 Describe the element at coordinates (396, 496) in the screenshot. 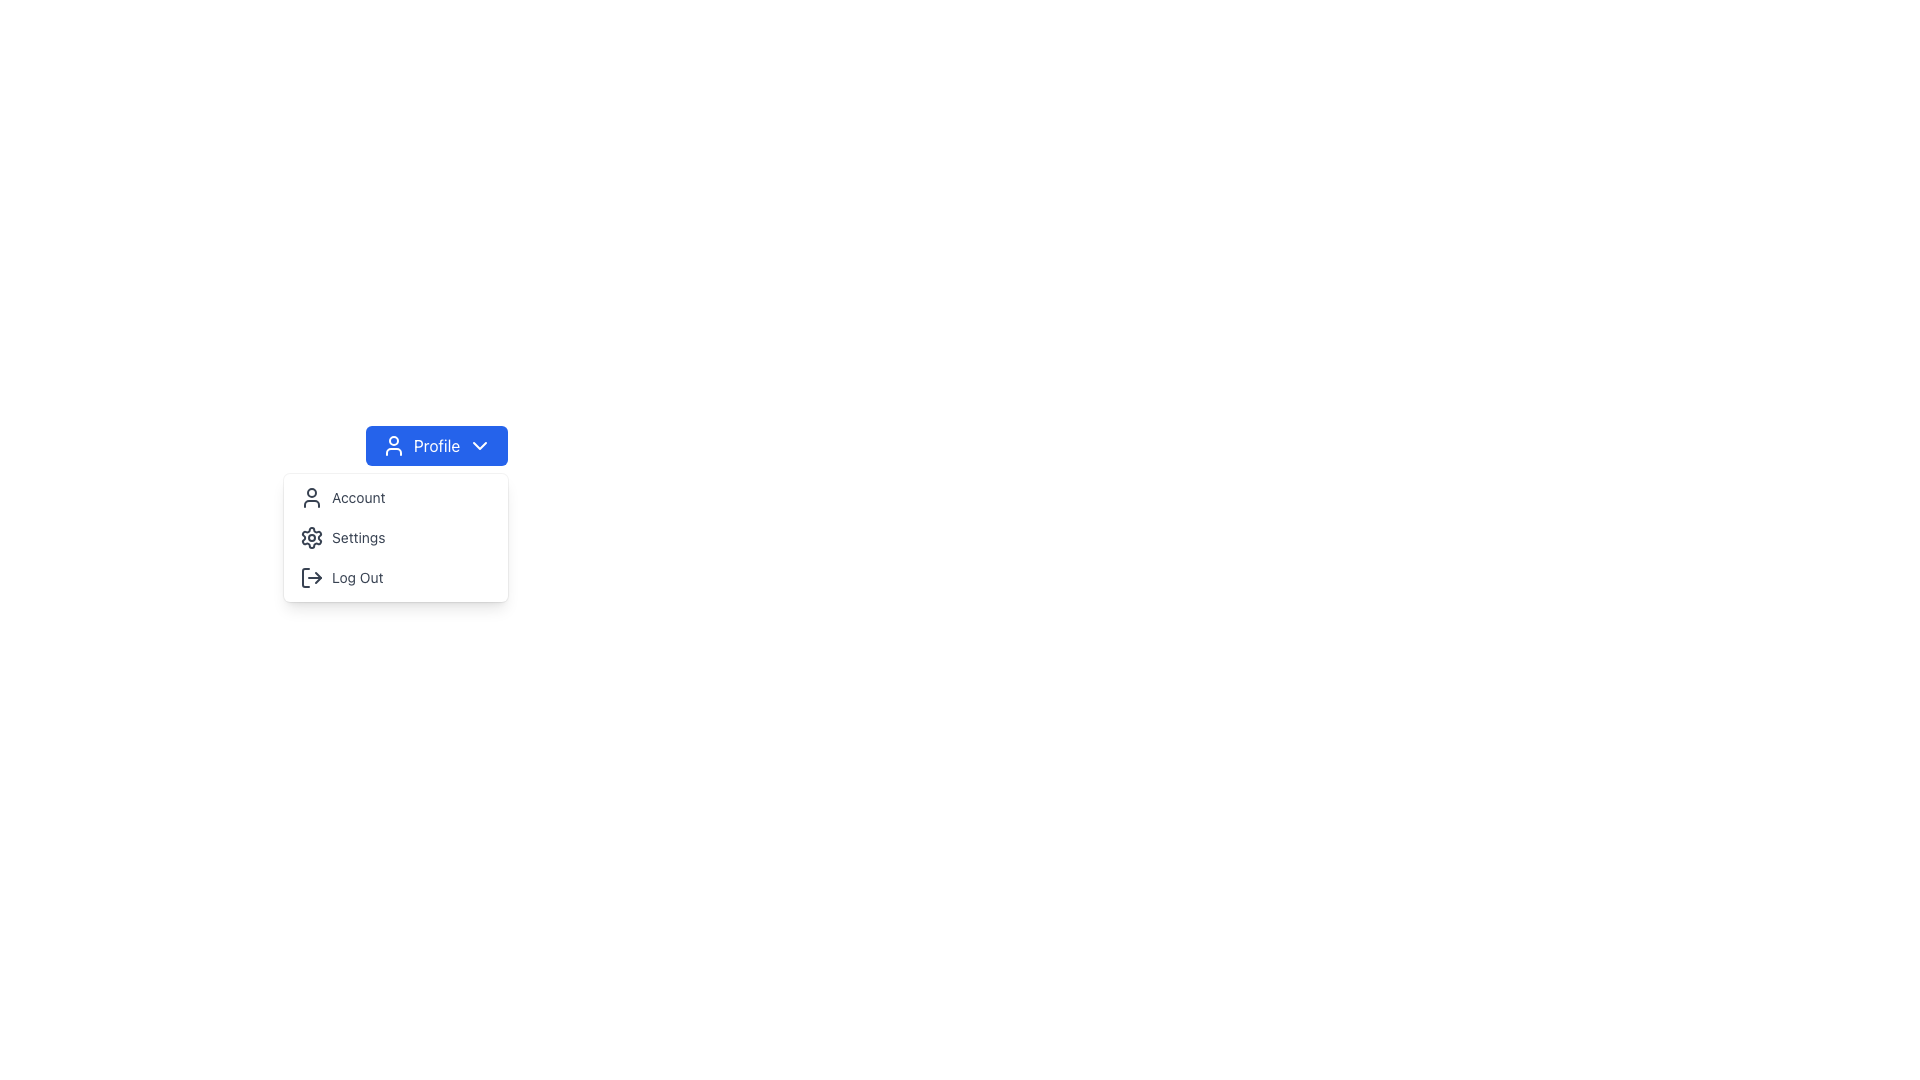

I see `the 'Account' navigational link in the dropdown menu below the 'Profile' button` at that location.